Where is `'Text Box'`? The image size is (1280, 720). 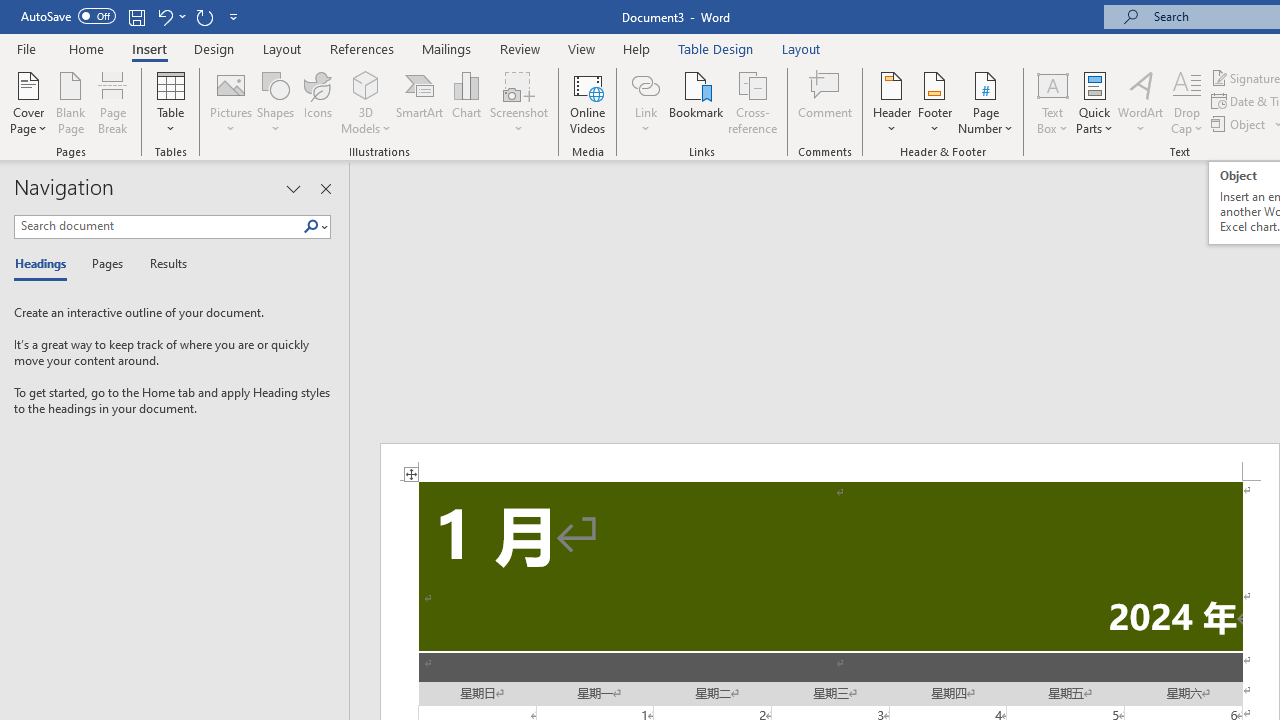
'Text Box' is located at coordinates (1051, 103).